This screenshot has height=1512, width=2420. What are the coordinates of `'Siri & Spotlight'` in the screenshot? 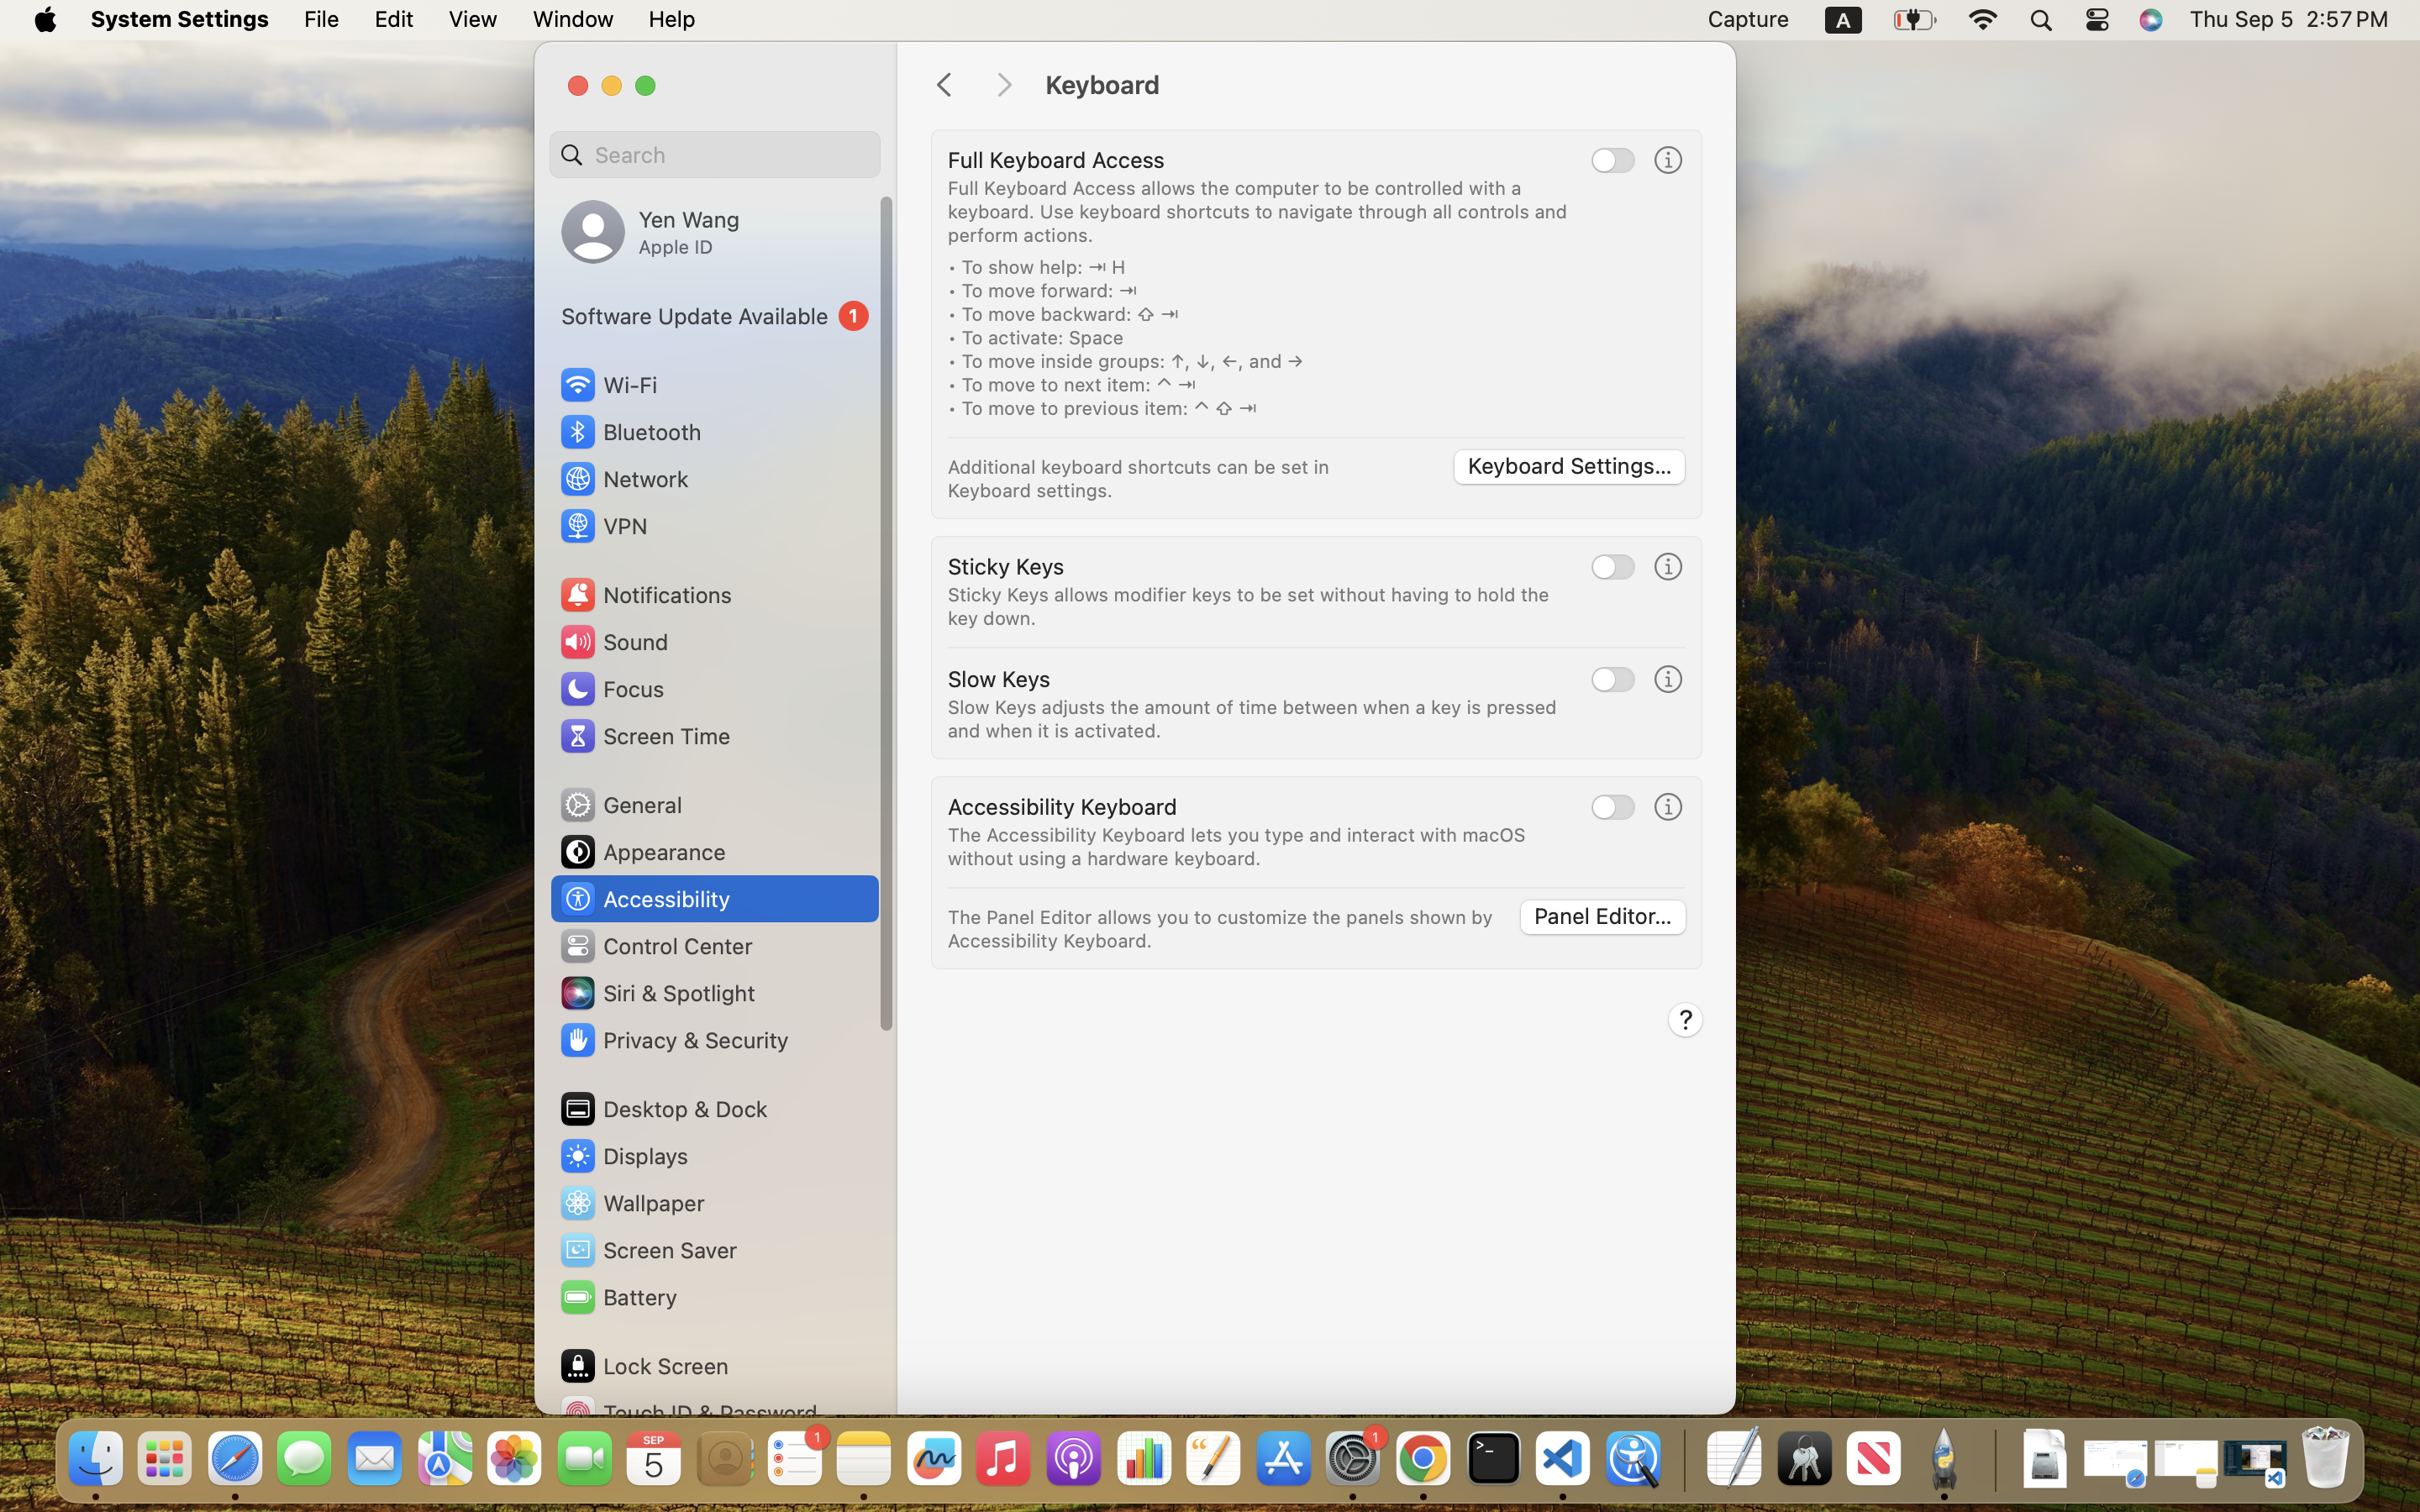 It's located at (655, 992).